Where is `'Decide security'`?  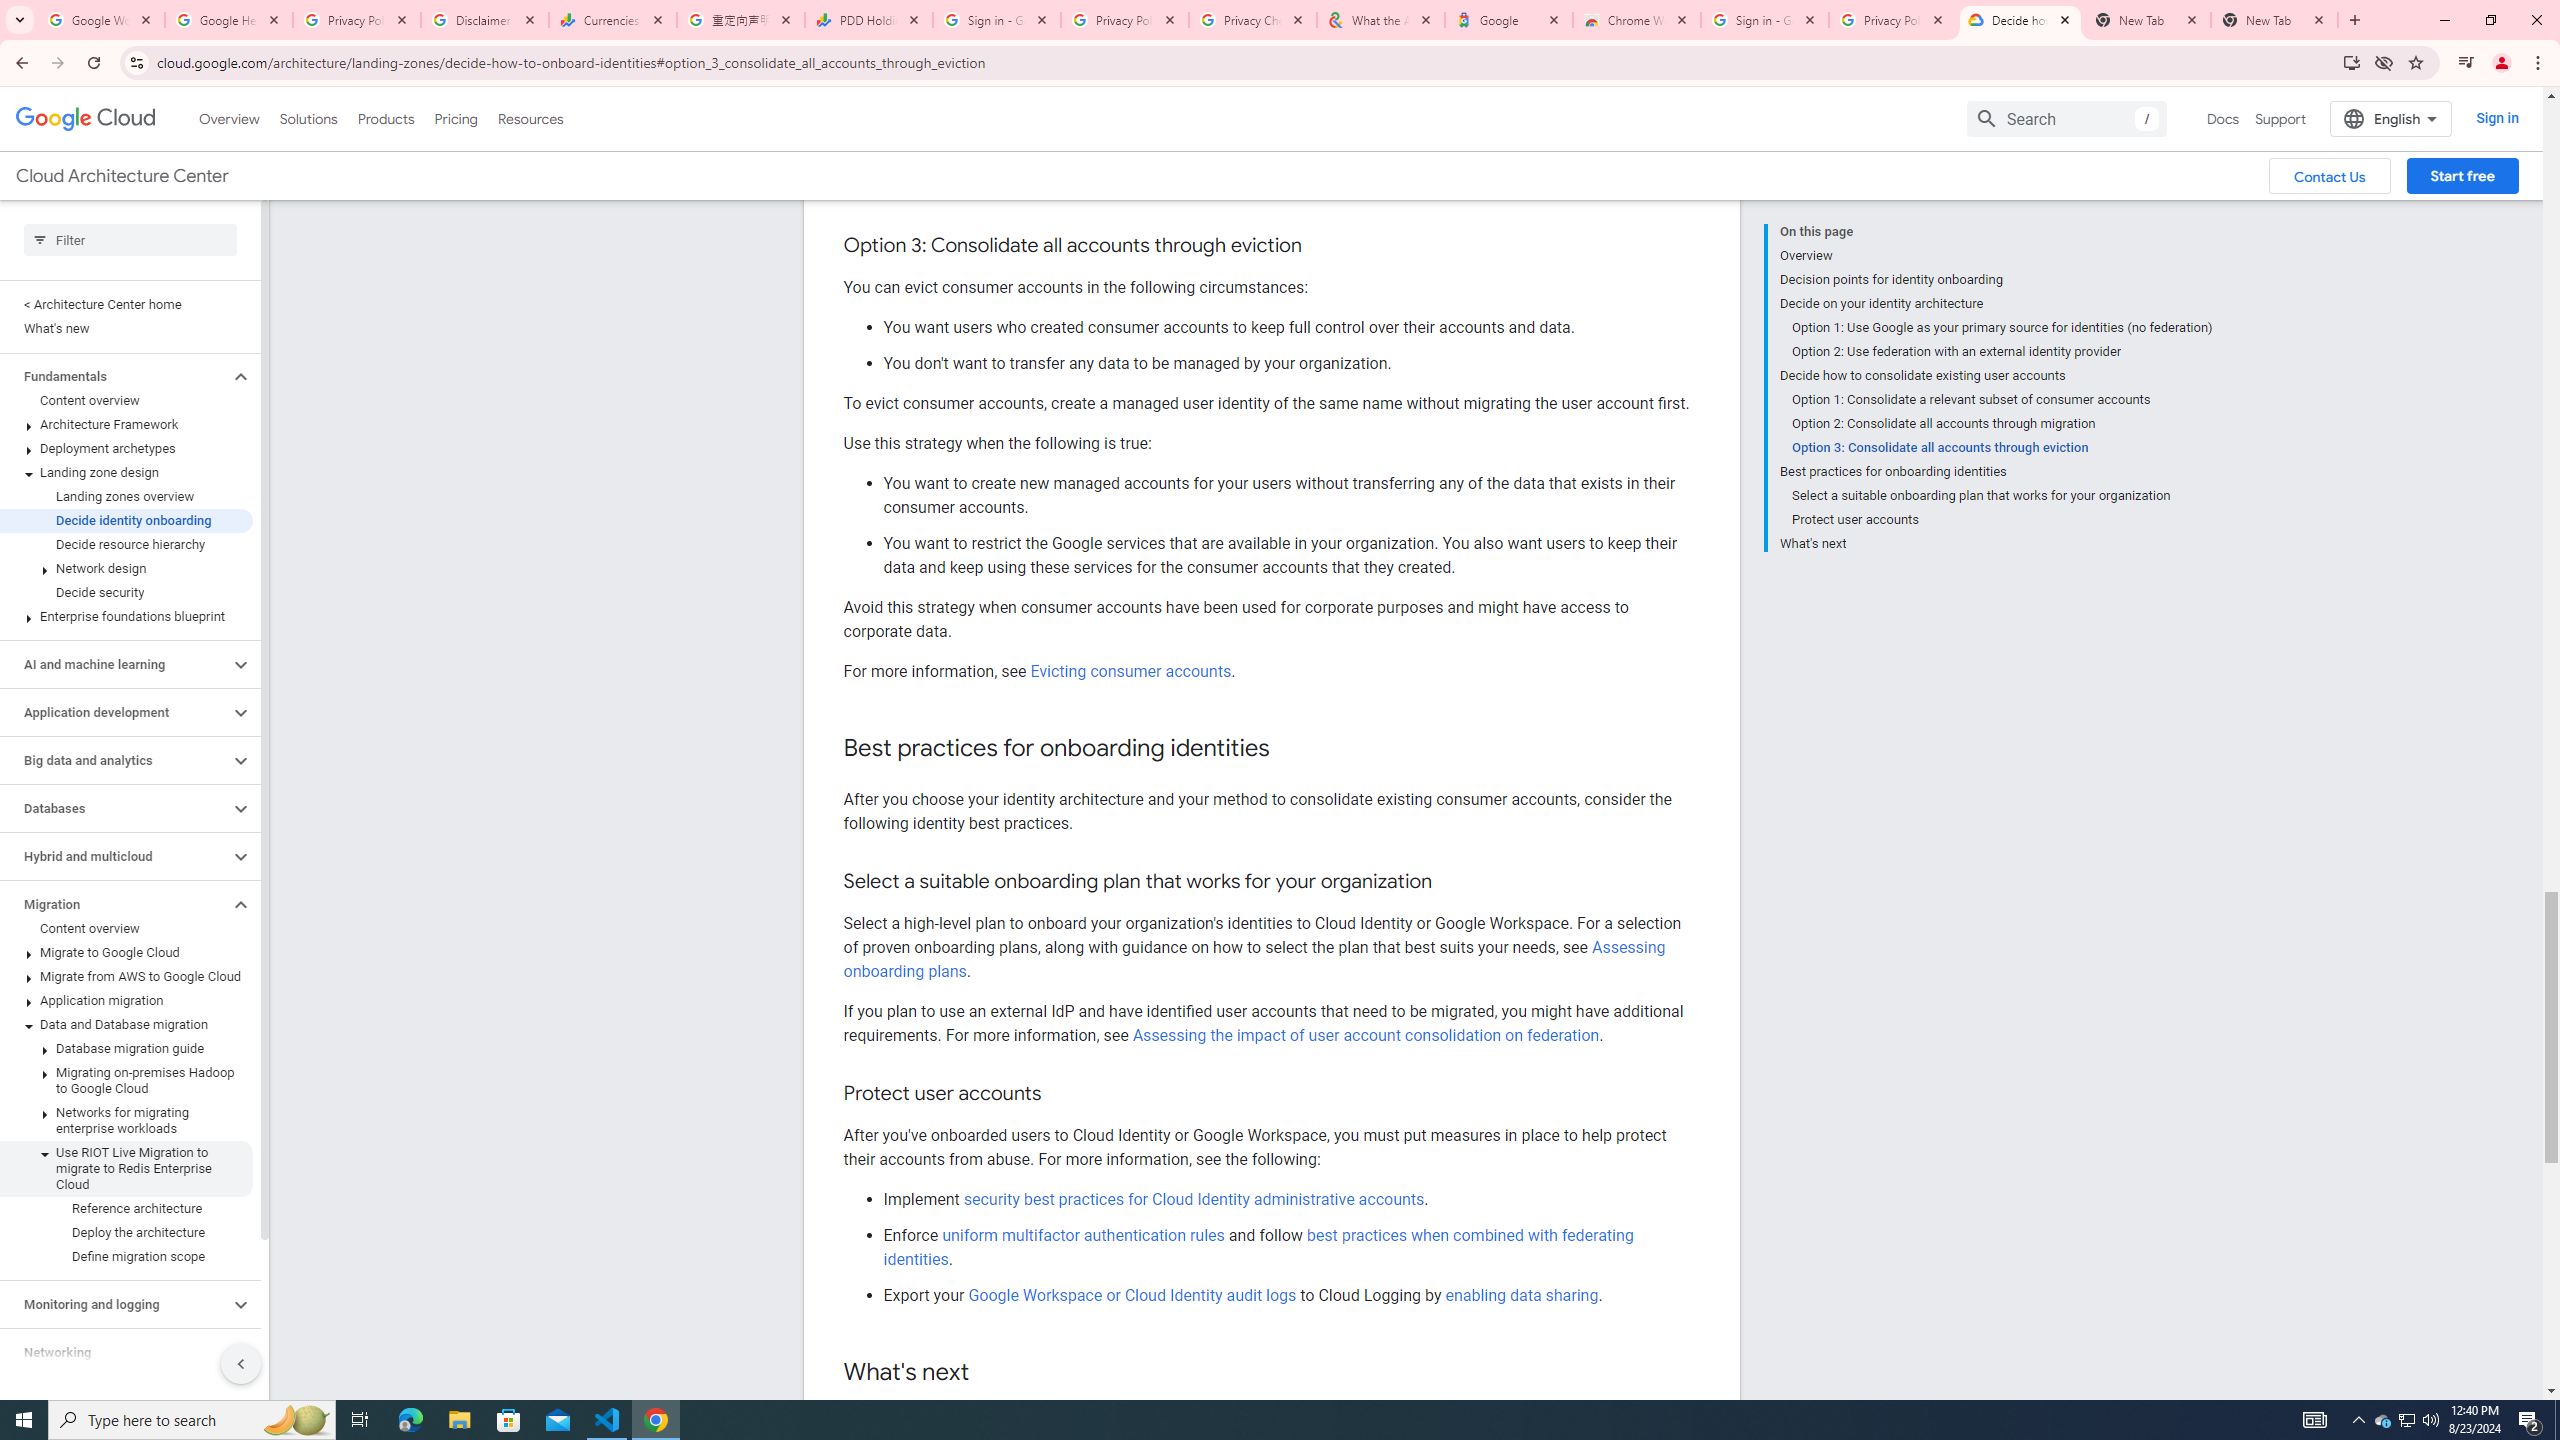 'Decide security' is located at coordinates (126, 591).